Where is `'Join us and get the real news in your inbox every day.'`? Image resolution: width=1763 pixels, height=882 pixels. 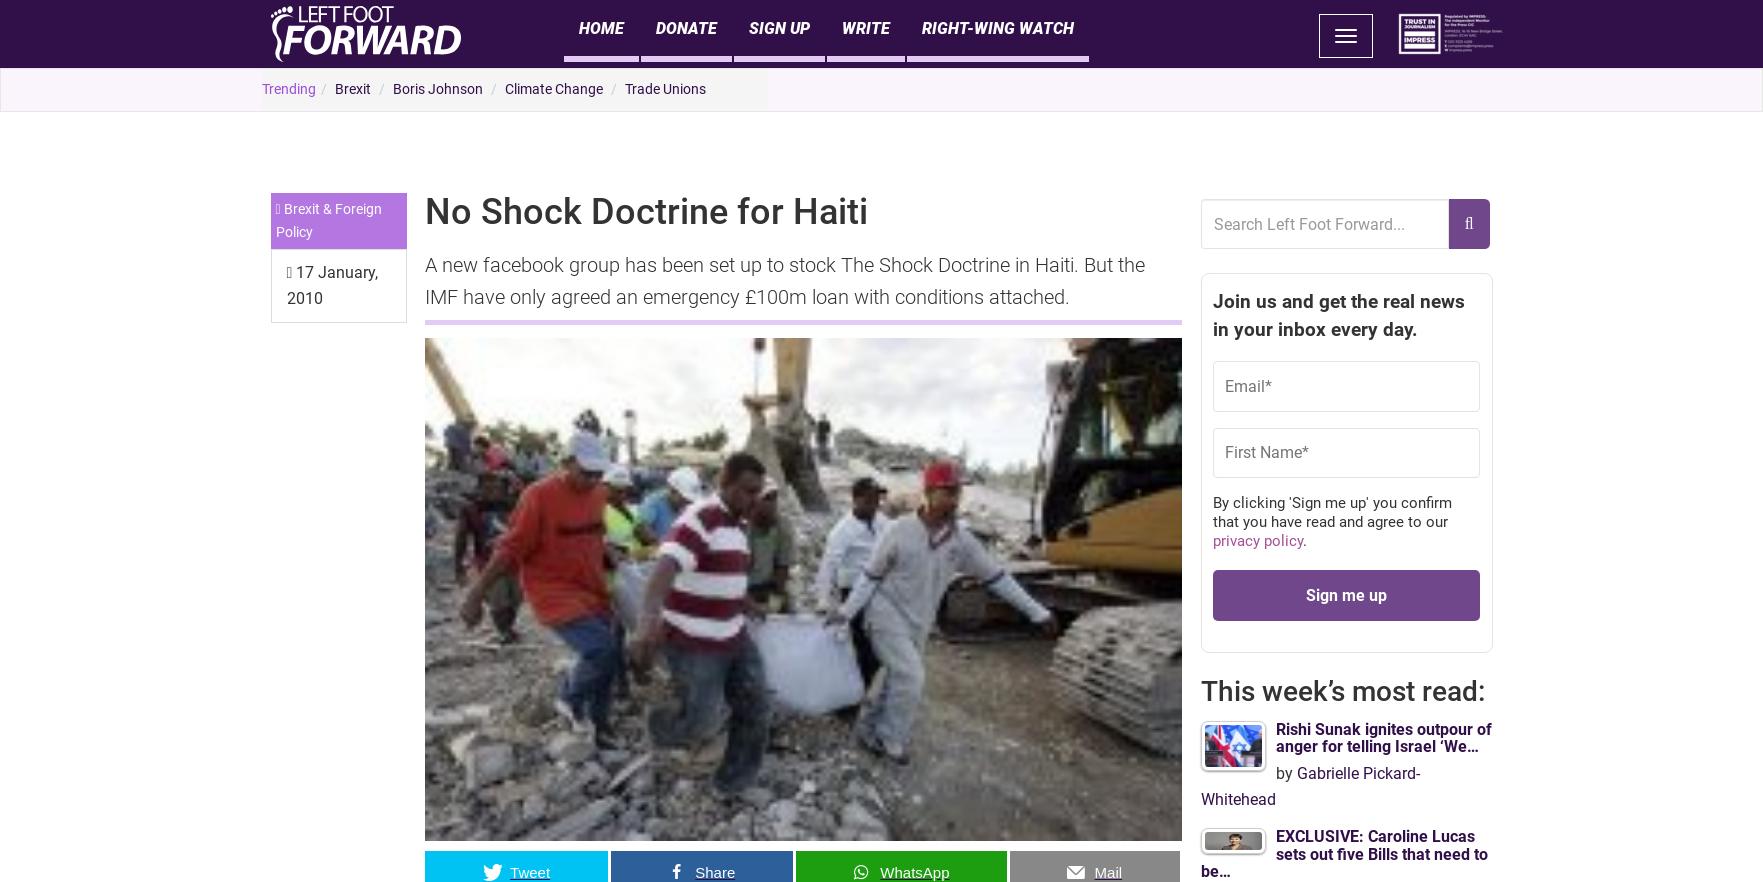
'Join us and get the real news in your inbox every day.' is located at coordinates (1336, 316).